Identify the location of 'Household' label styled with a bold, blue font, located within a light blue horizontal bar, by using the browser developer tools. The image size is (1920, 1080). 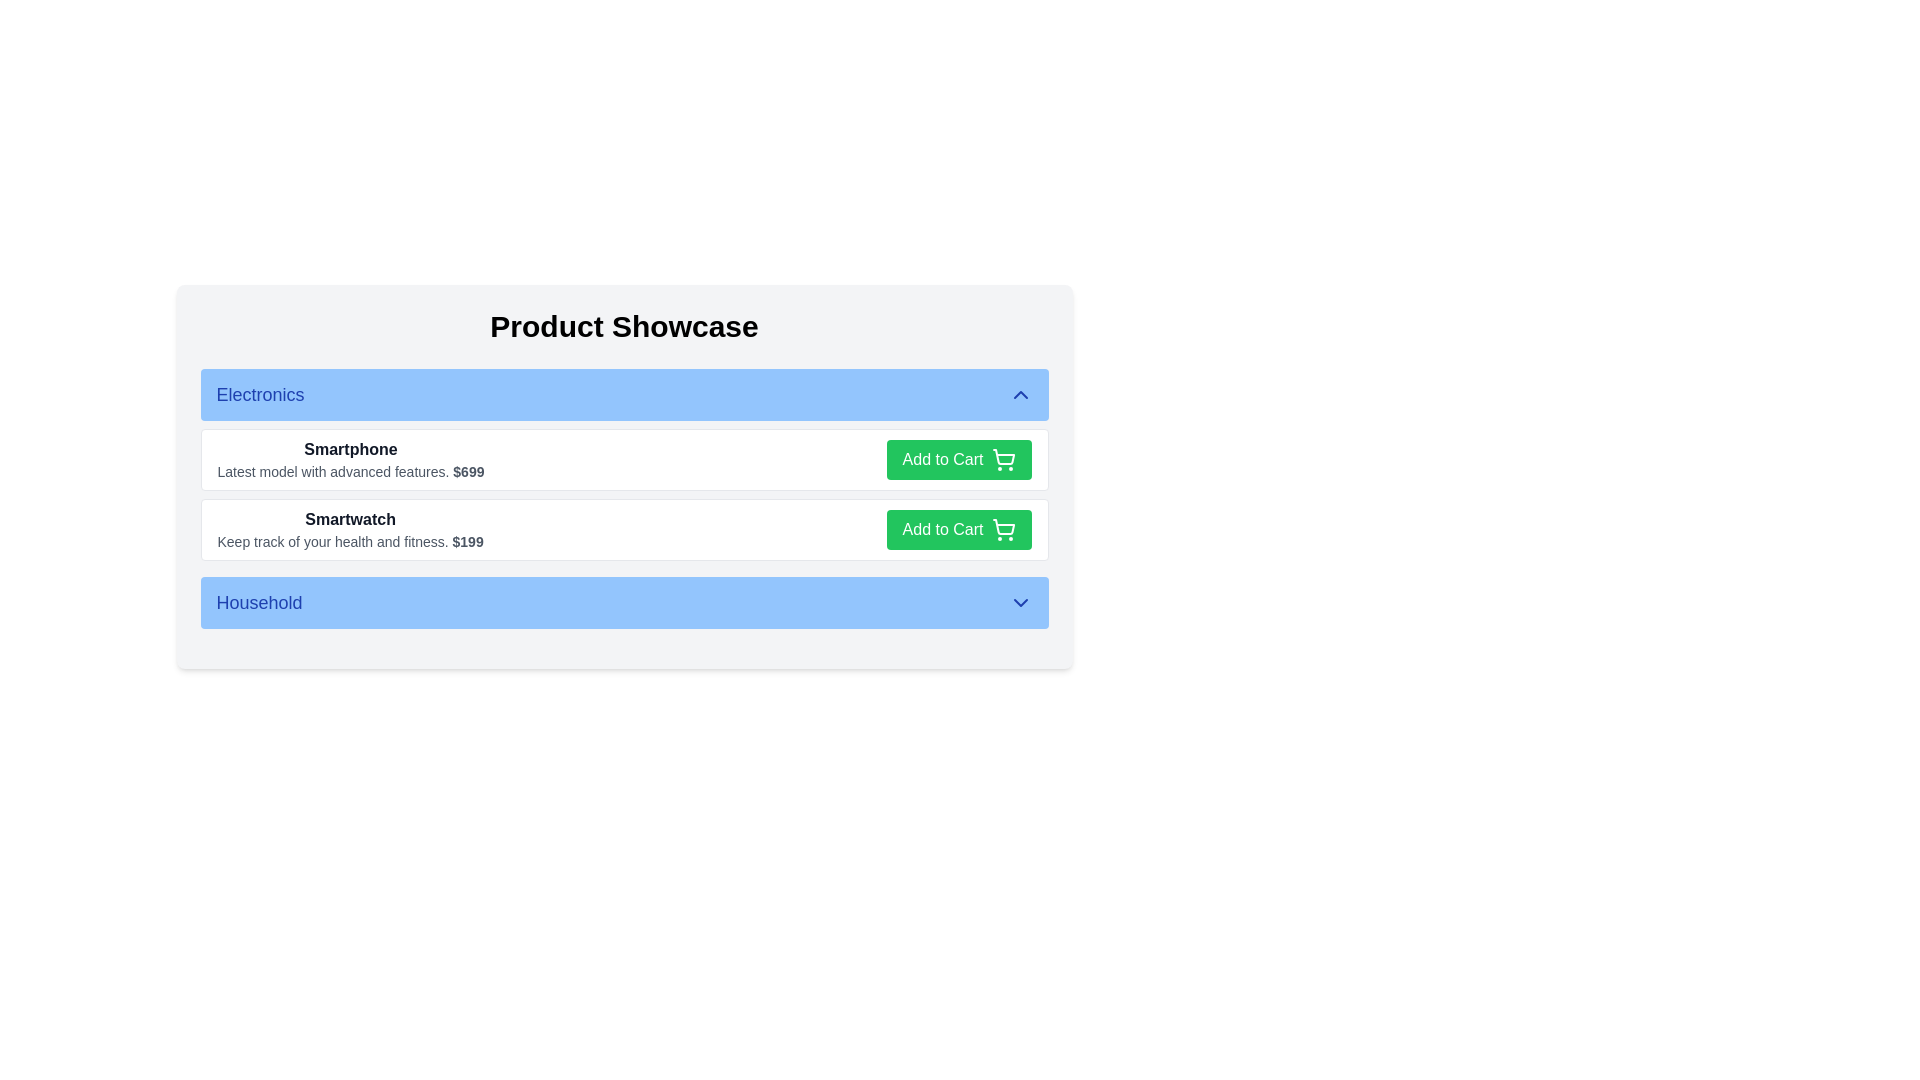
(258, 601).